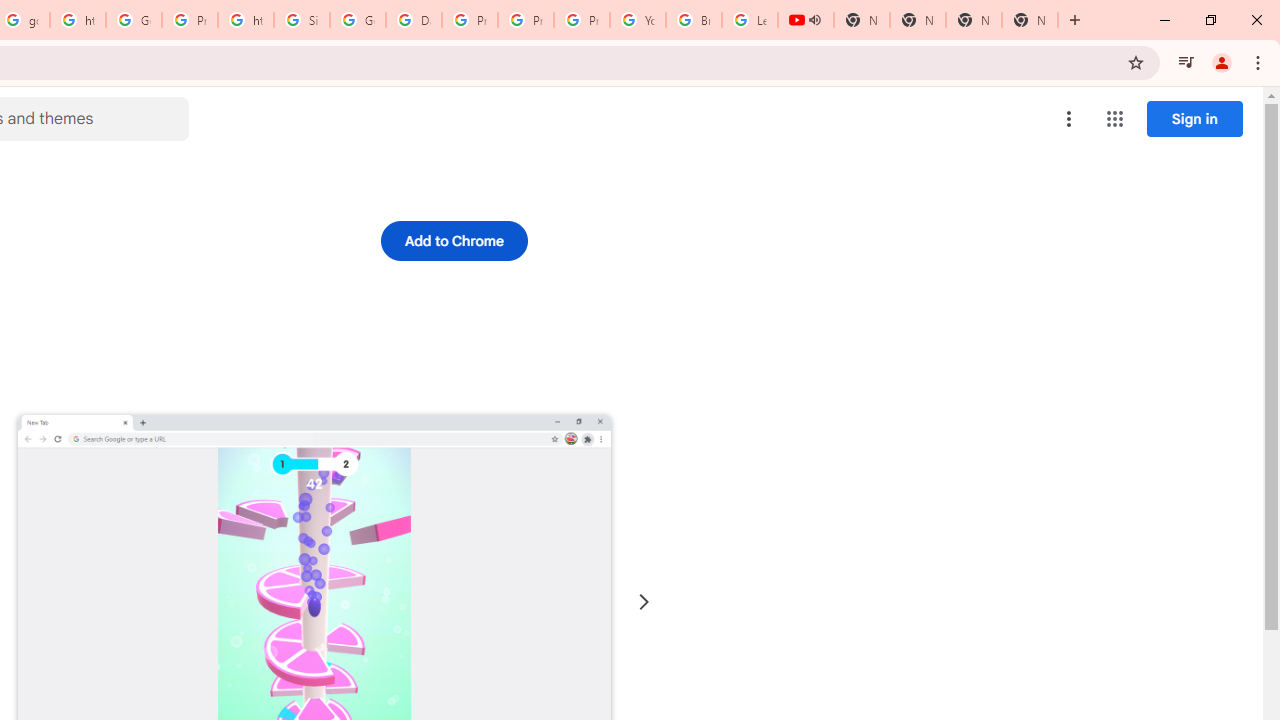 Image resolution: width=1280 pixels, height=720 pixels. I want to click on 'More options menu', so click(1068, 119).